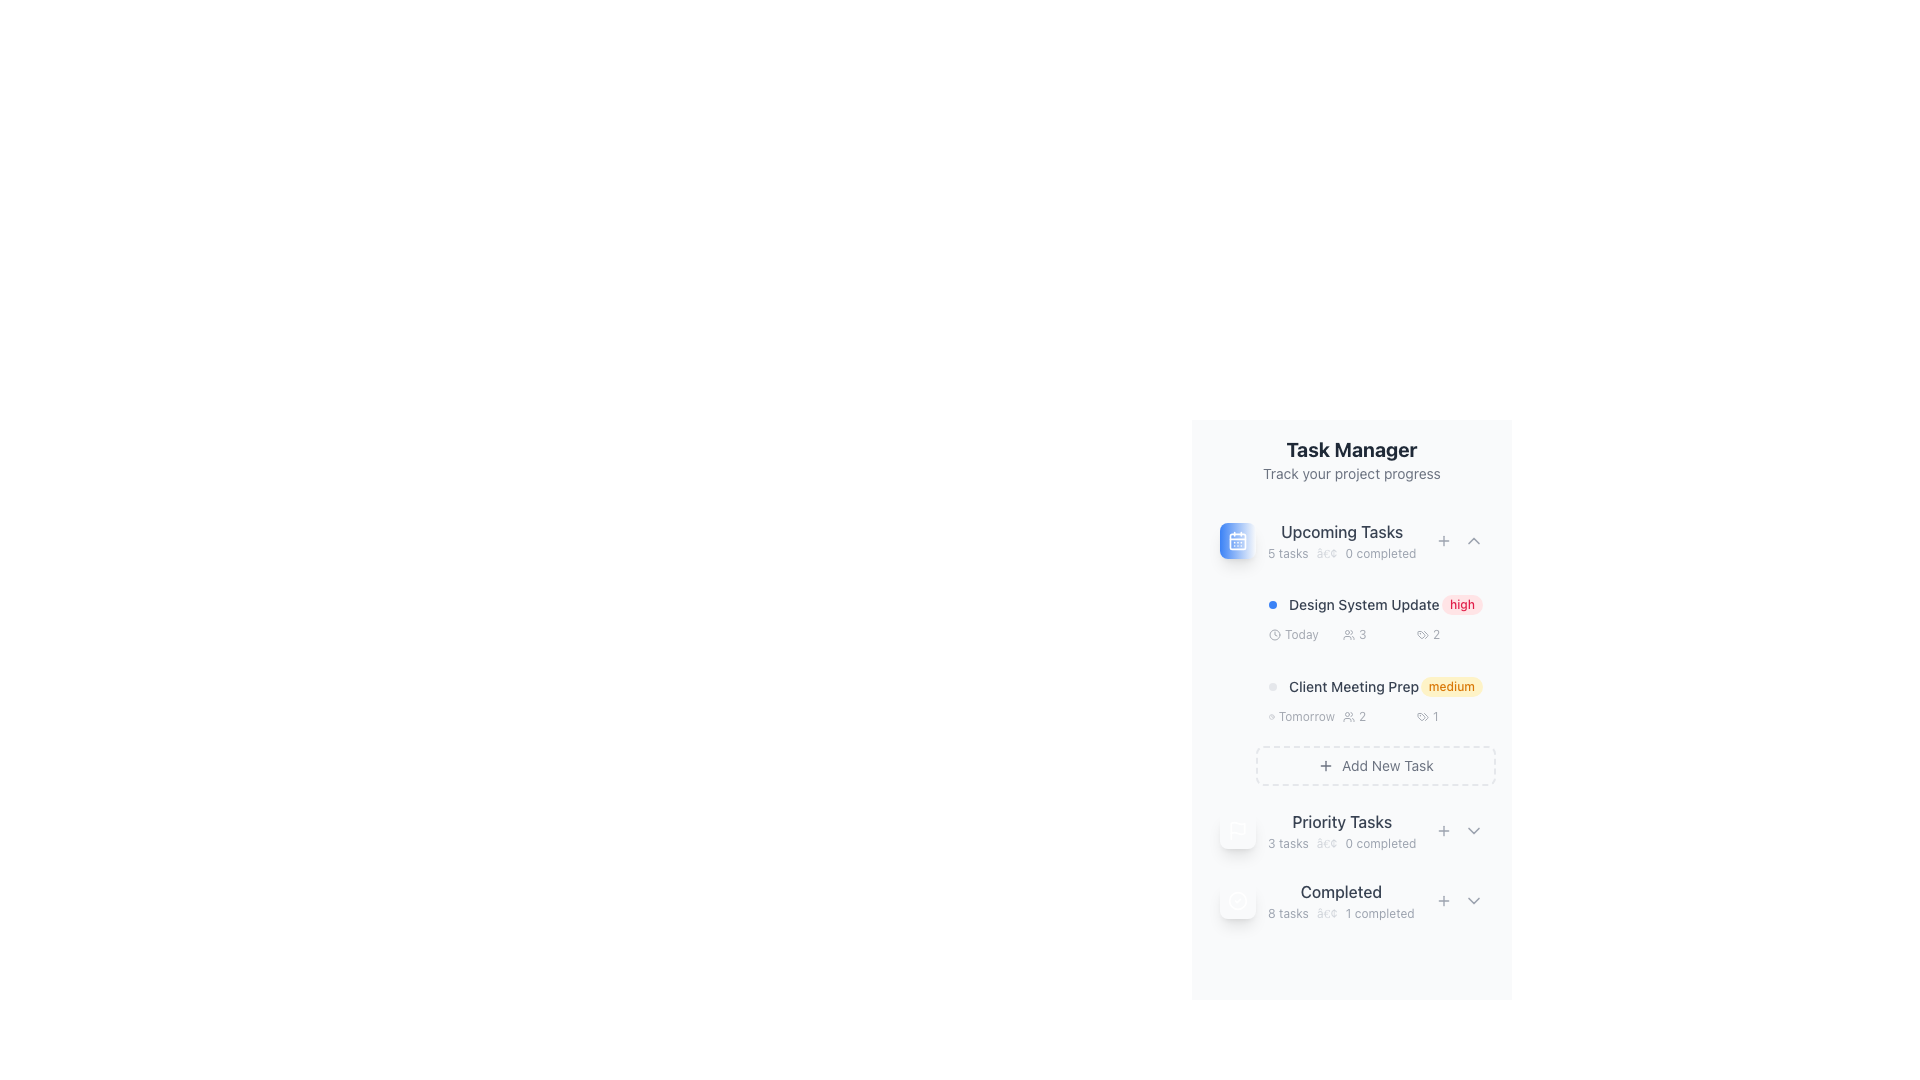  What do you see at coordinates (1444, 540) in the screenshot?
I see `the 'Add New Task' button located in the 'Upcoming Tasks' section` at bounding box center [1444, 540].